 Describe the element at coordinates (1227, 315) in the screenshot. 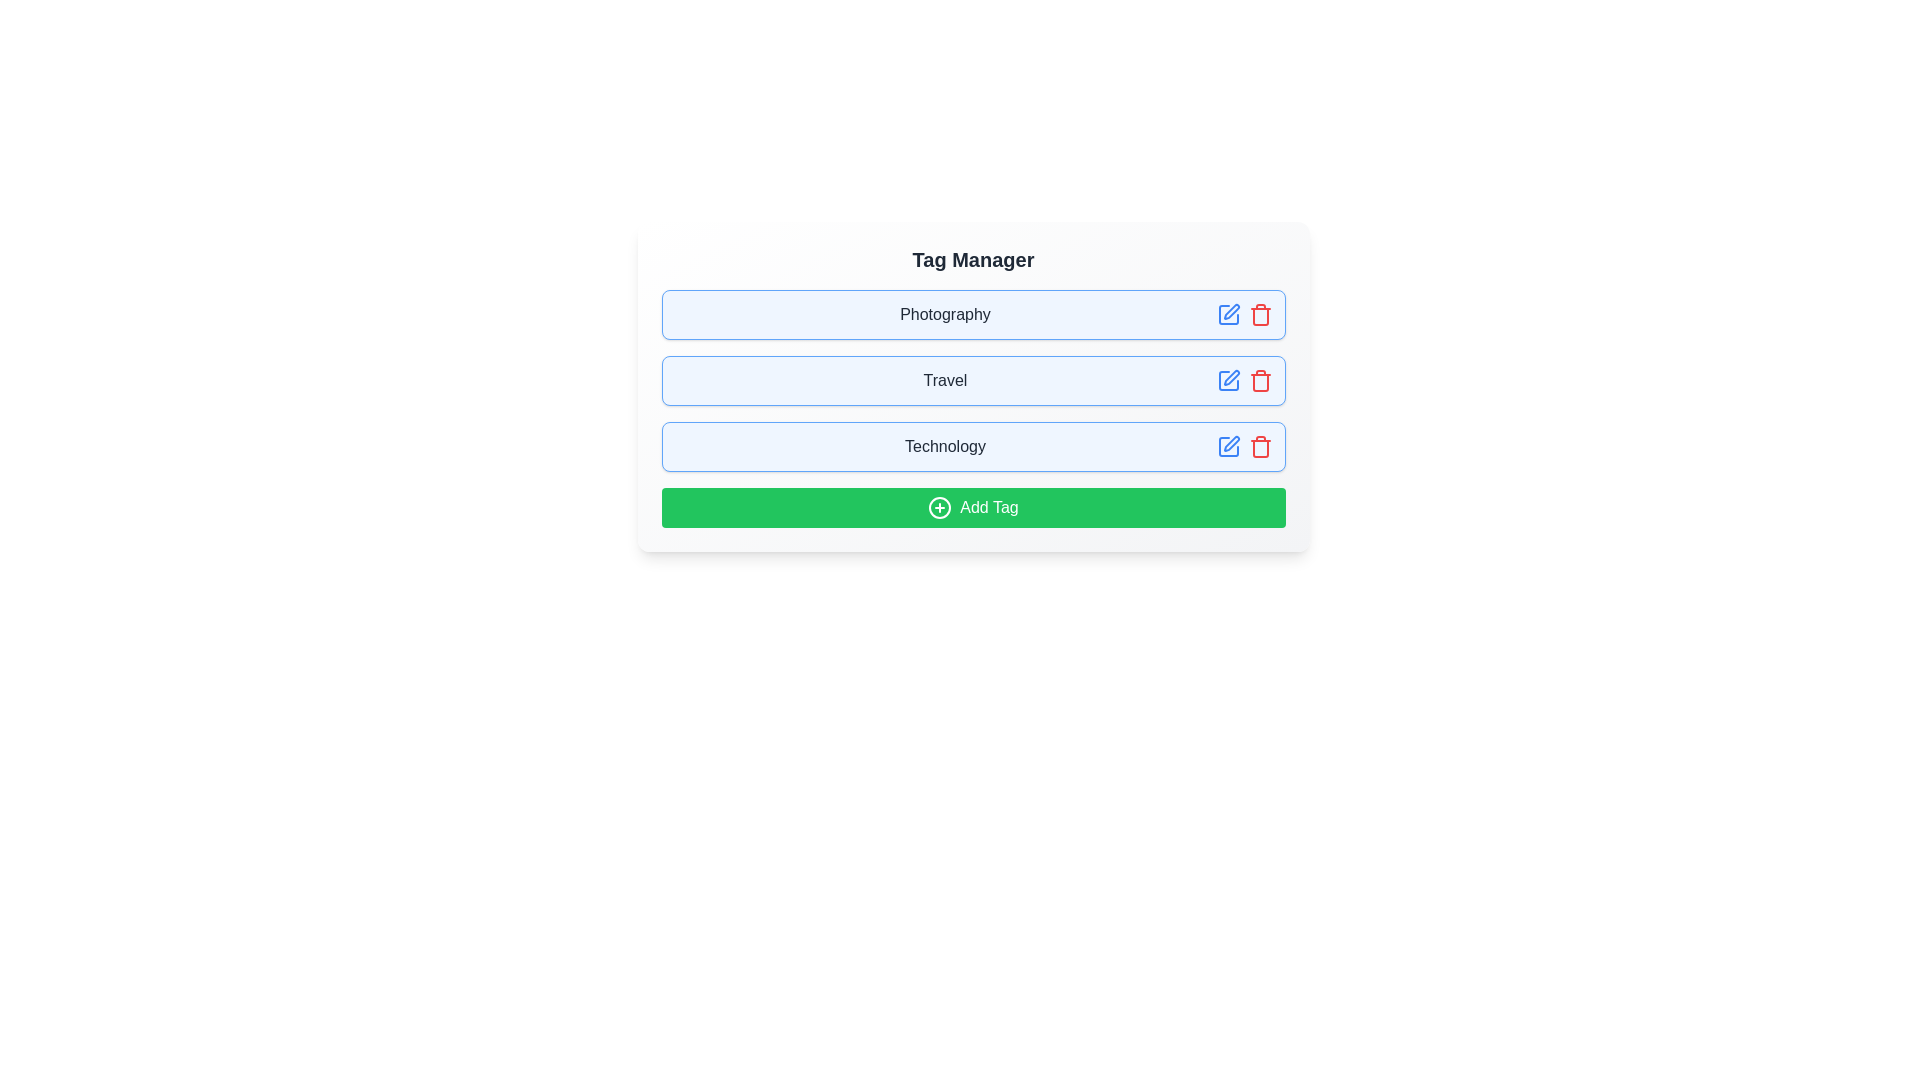

I see `edit icon for the tag labeled Photography` at that location.